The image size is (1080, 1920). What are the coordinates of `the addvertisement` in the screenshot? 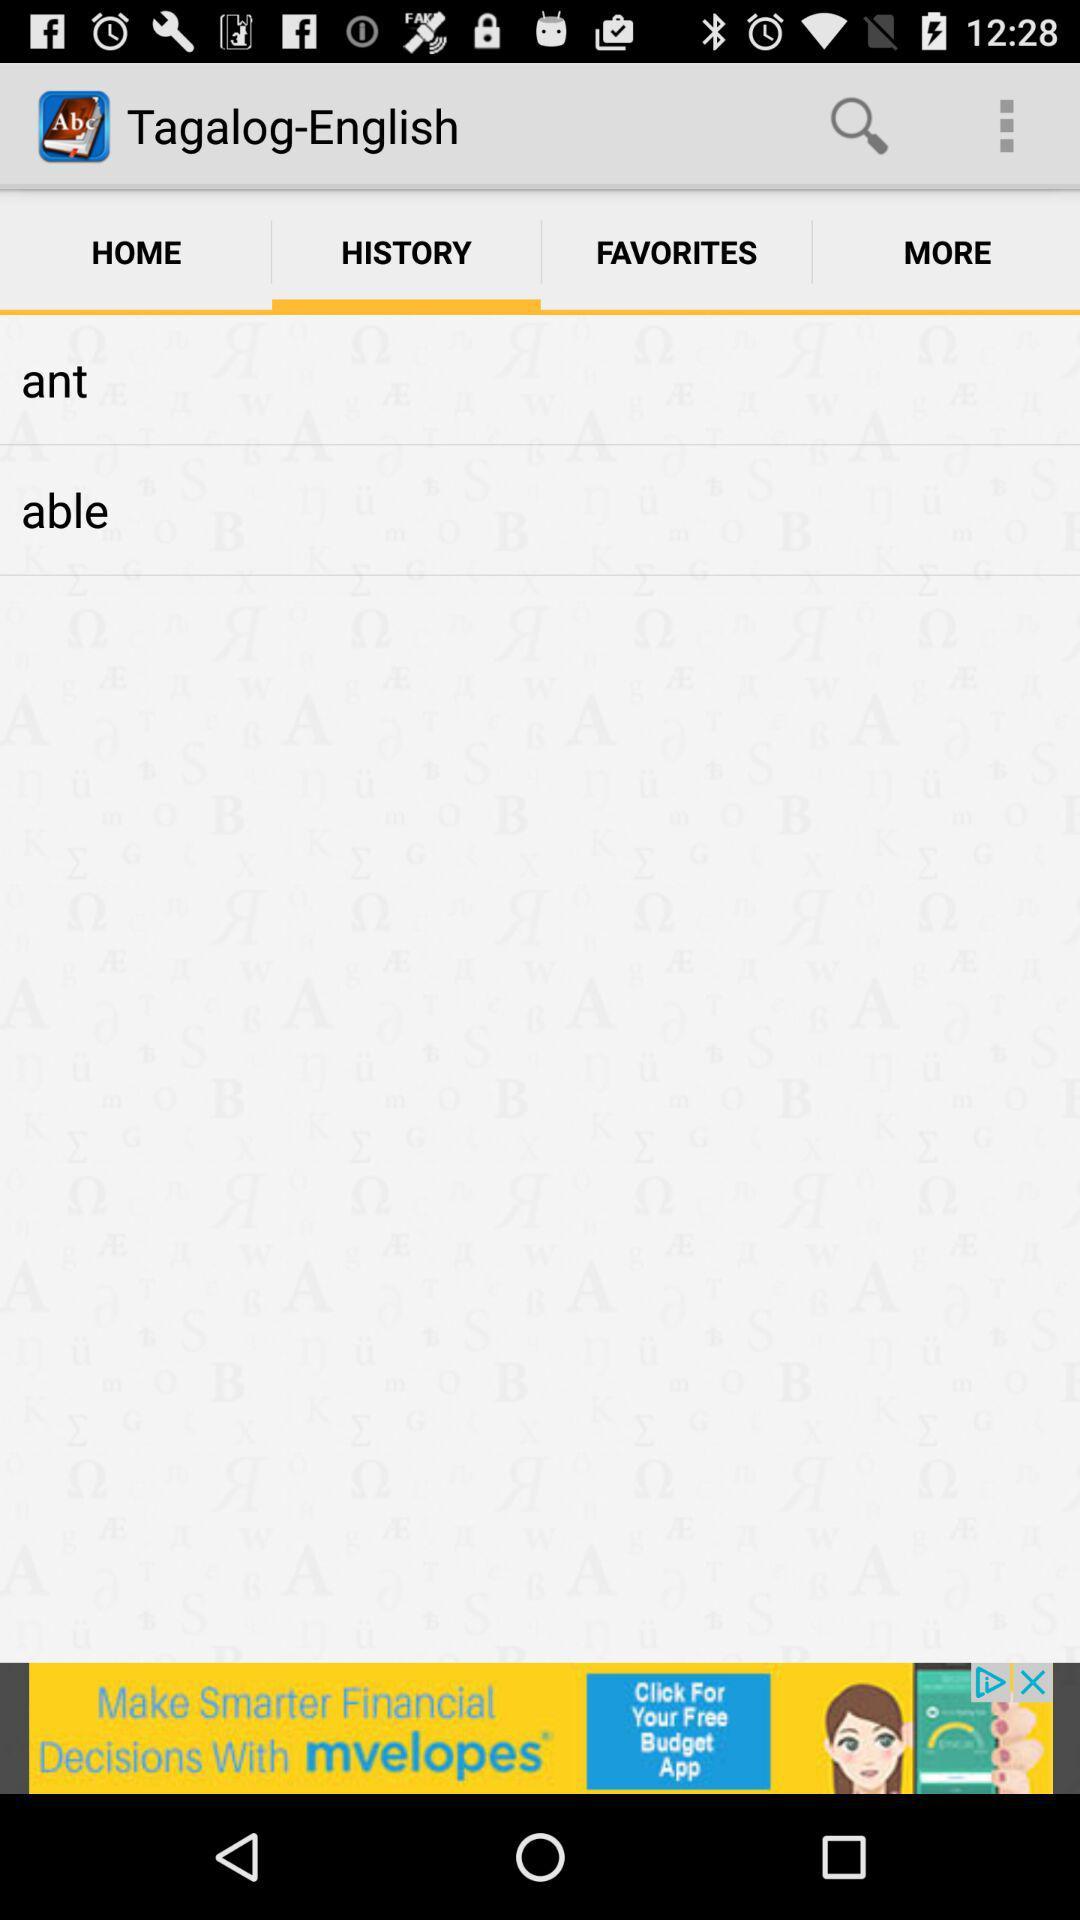 It's located at (540, 1727).